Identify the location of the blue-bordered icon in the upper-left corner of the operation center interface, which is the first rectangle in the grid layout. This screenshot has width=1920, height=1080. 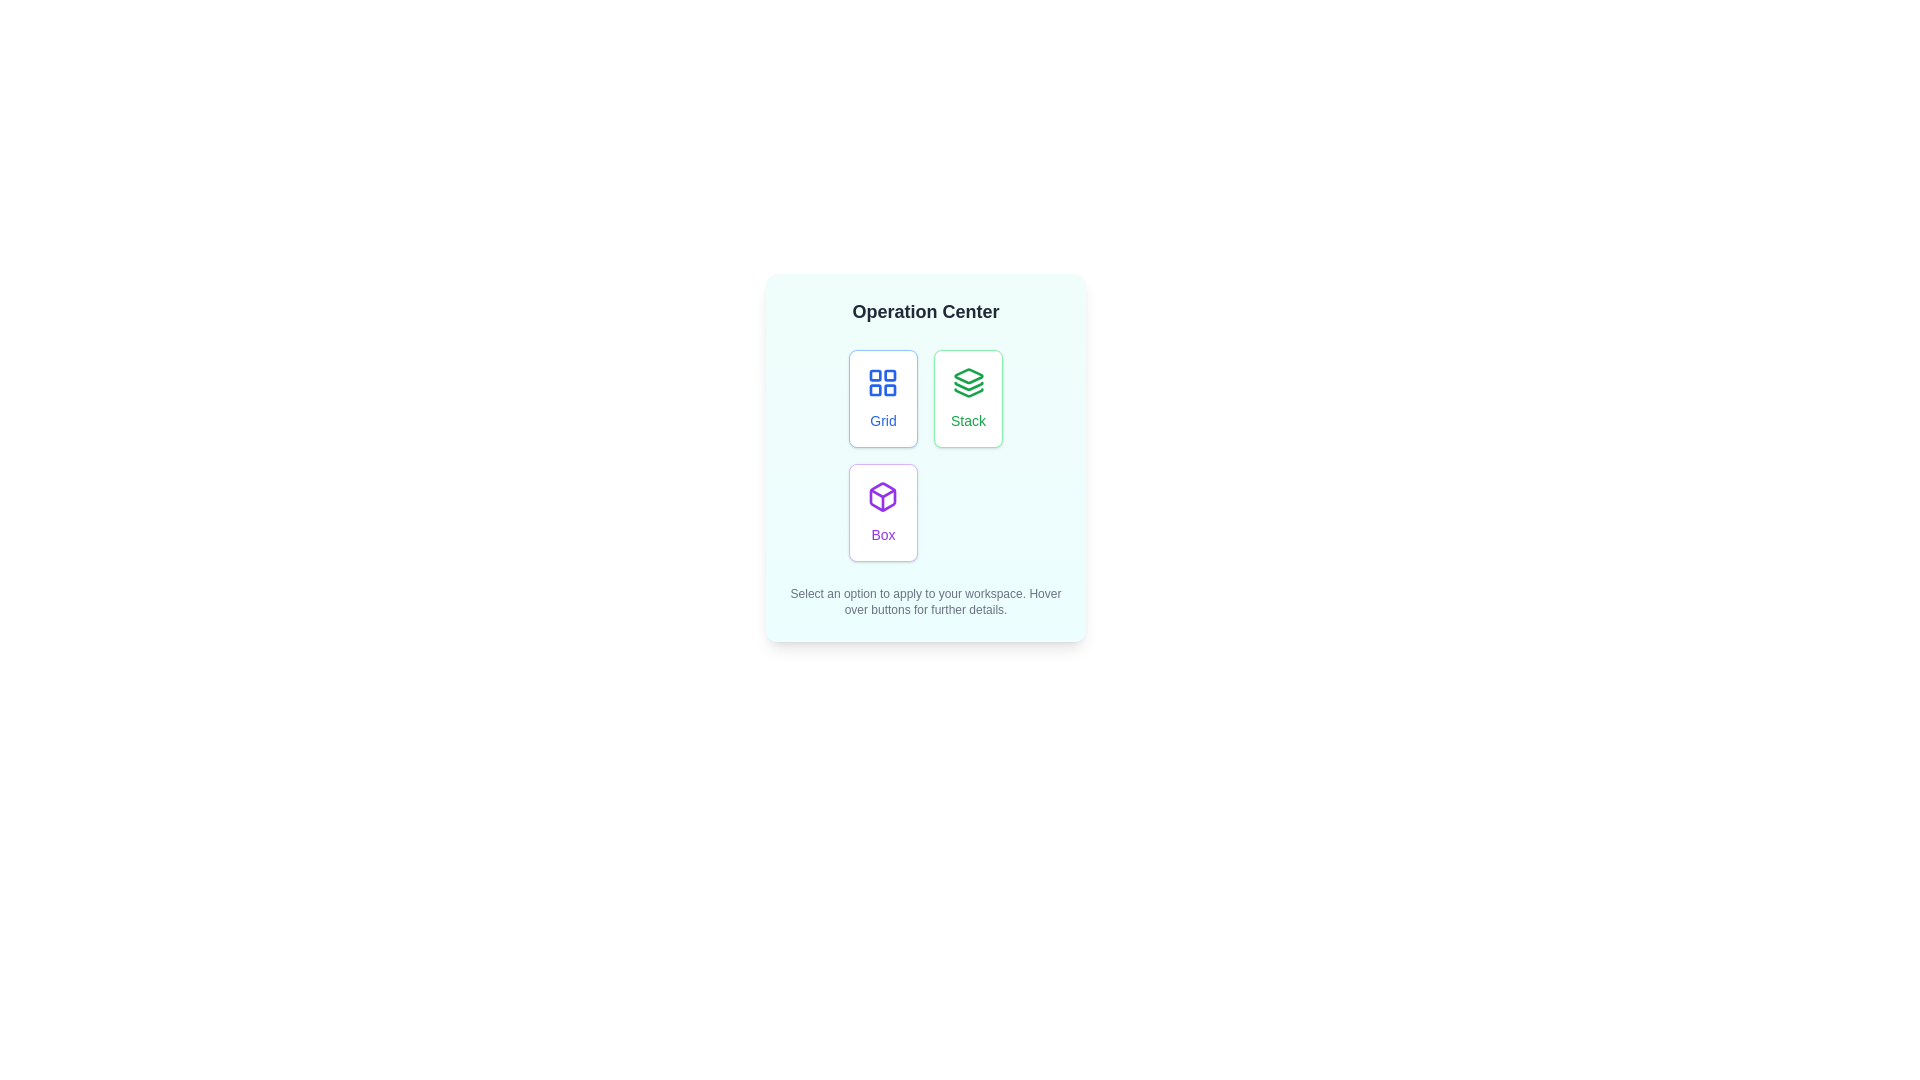
(876, 375).